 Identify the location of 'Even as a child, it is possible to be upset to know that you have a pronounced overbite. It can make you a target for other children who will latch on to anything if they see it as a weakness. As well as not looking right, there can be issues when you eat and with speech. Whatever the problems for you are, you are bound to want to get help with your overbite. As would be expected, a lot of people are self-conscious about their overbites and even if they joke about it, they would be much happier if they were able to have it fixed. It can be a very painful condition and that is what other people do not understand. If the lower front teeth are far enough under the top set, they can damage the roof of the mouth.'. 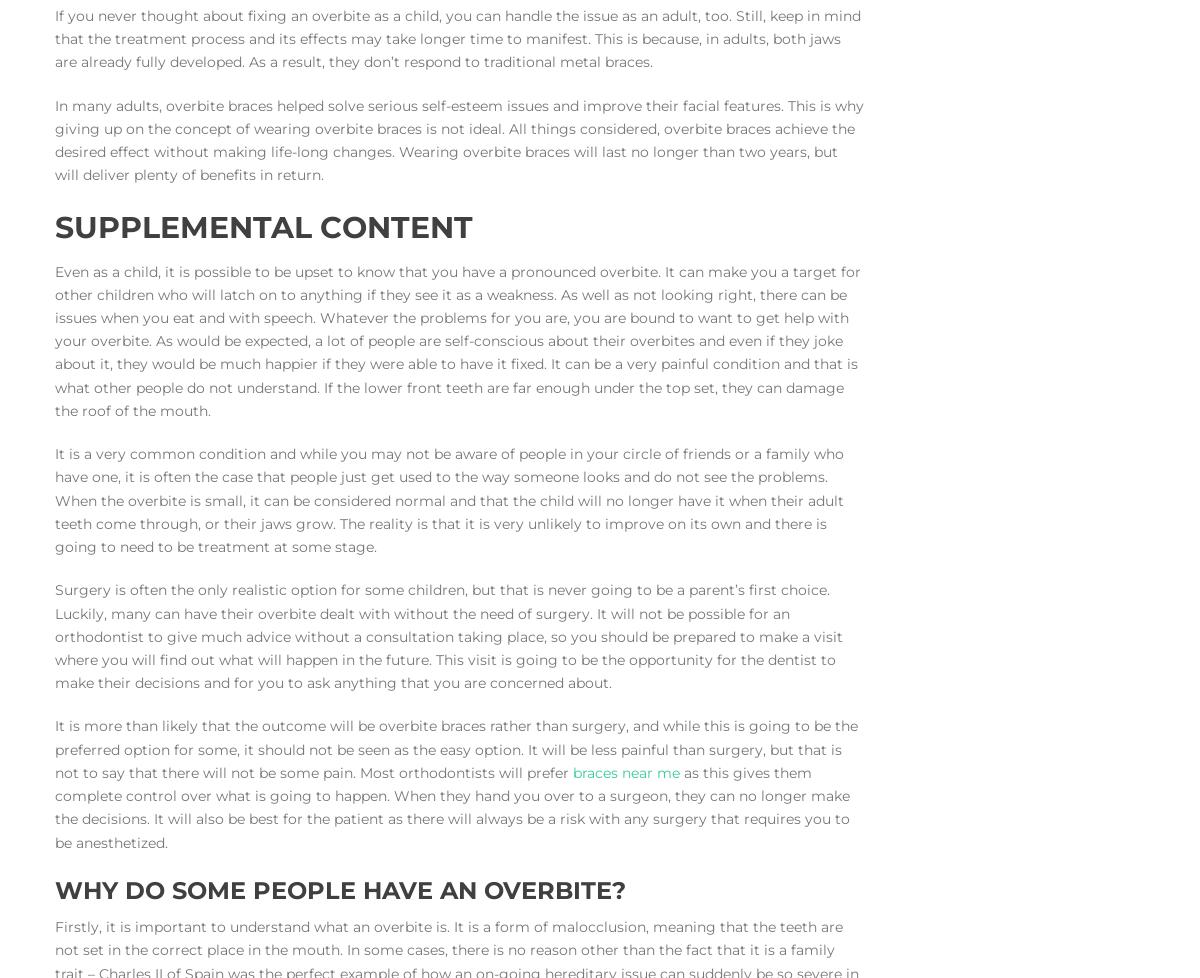
(54, 339).